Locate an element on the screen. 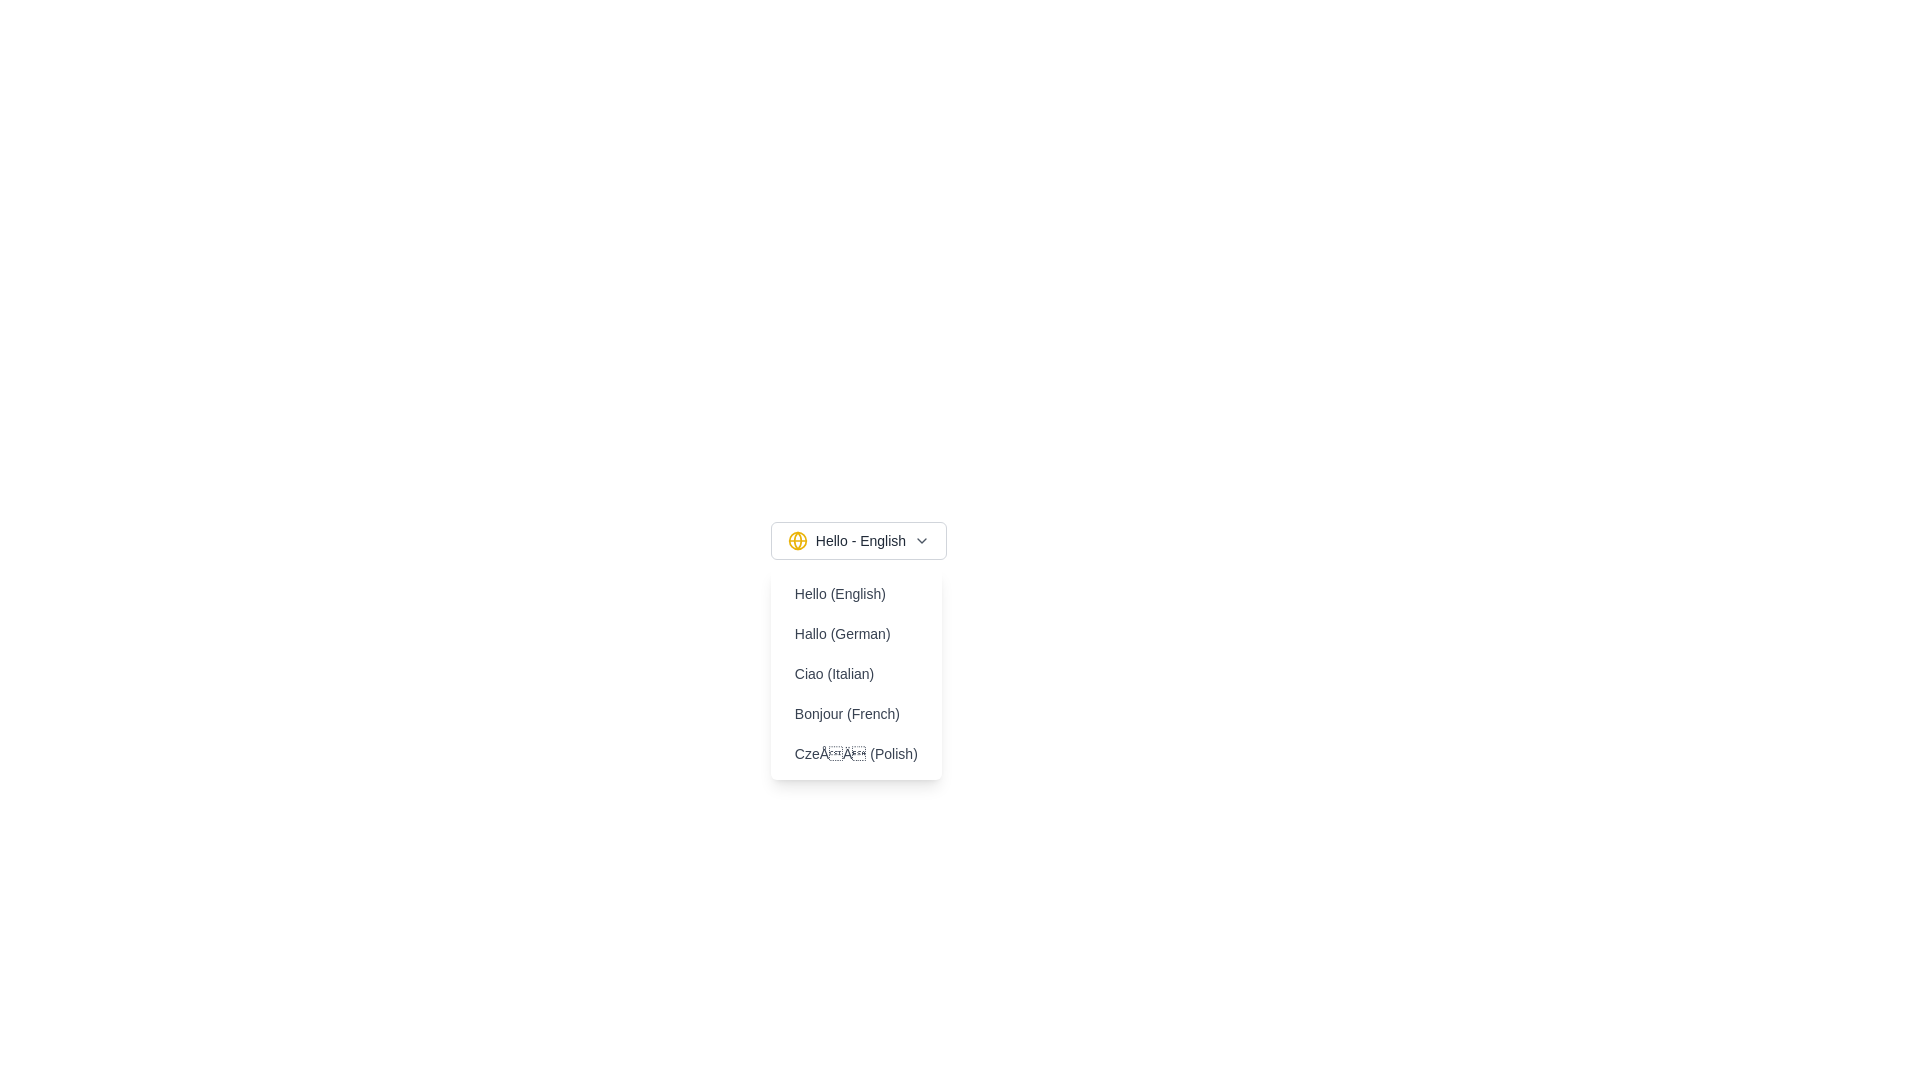 The image size is (1920, 1080). the second option is located at coordinates (856, 633).